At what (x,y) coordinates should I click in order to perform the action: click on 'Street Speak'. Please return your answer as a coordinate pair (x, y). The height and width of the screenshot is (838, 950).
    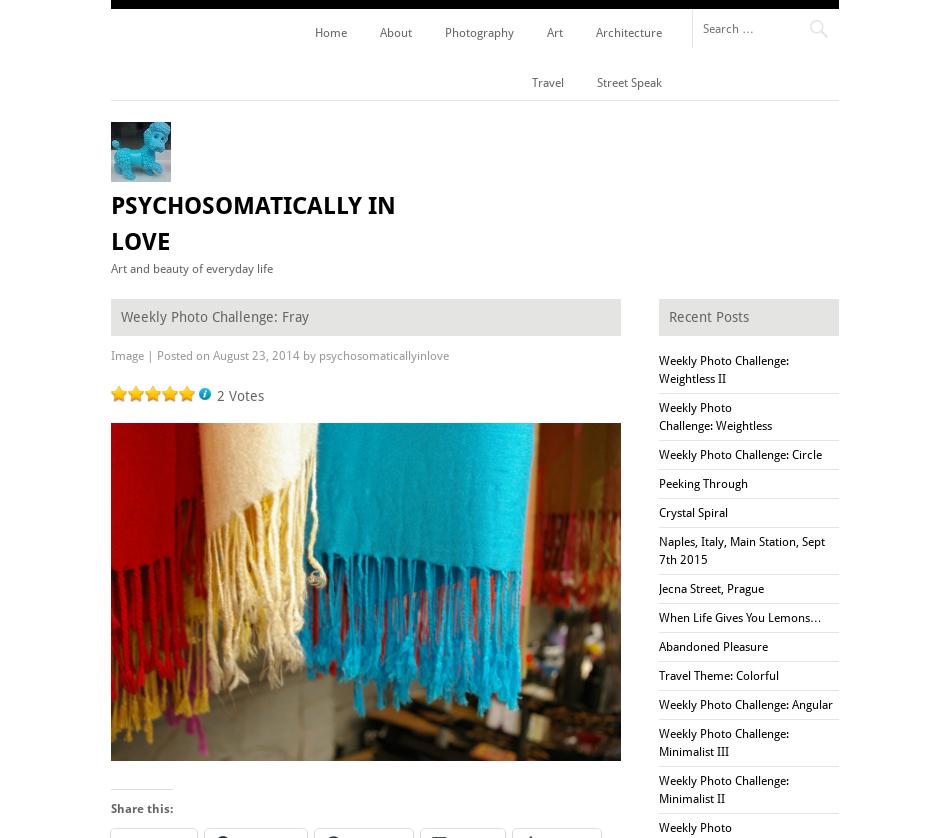
    Looking at the image, I should click on (596, 82).